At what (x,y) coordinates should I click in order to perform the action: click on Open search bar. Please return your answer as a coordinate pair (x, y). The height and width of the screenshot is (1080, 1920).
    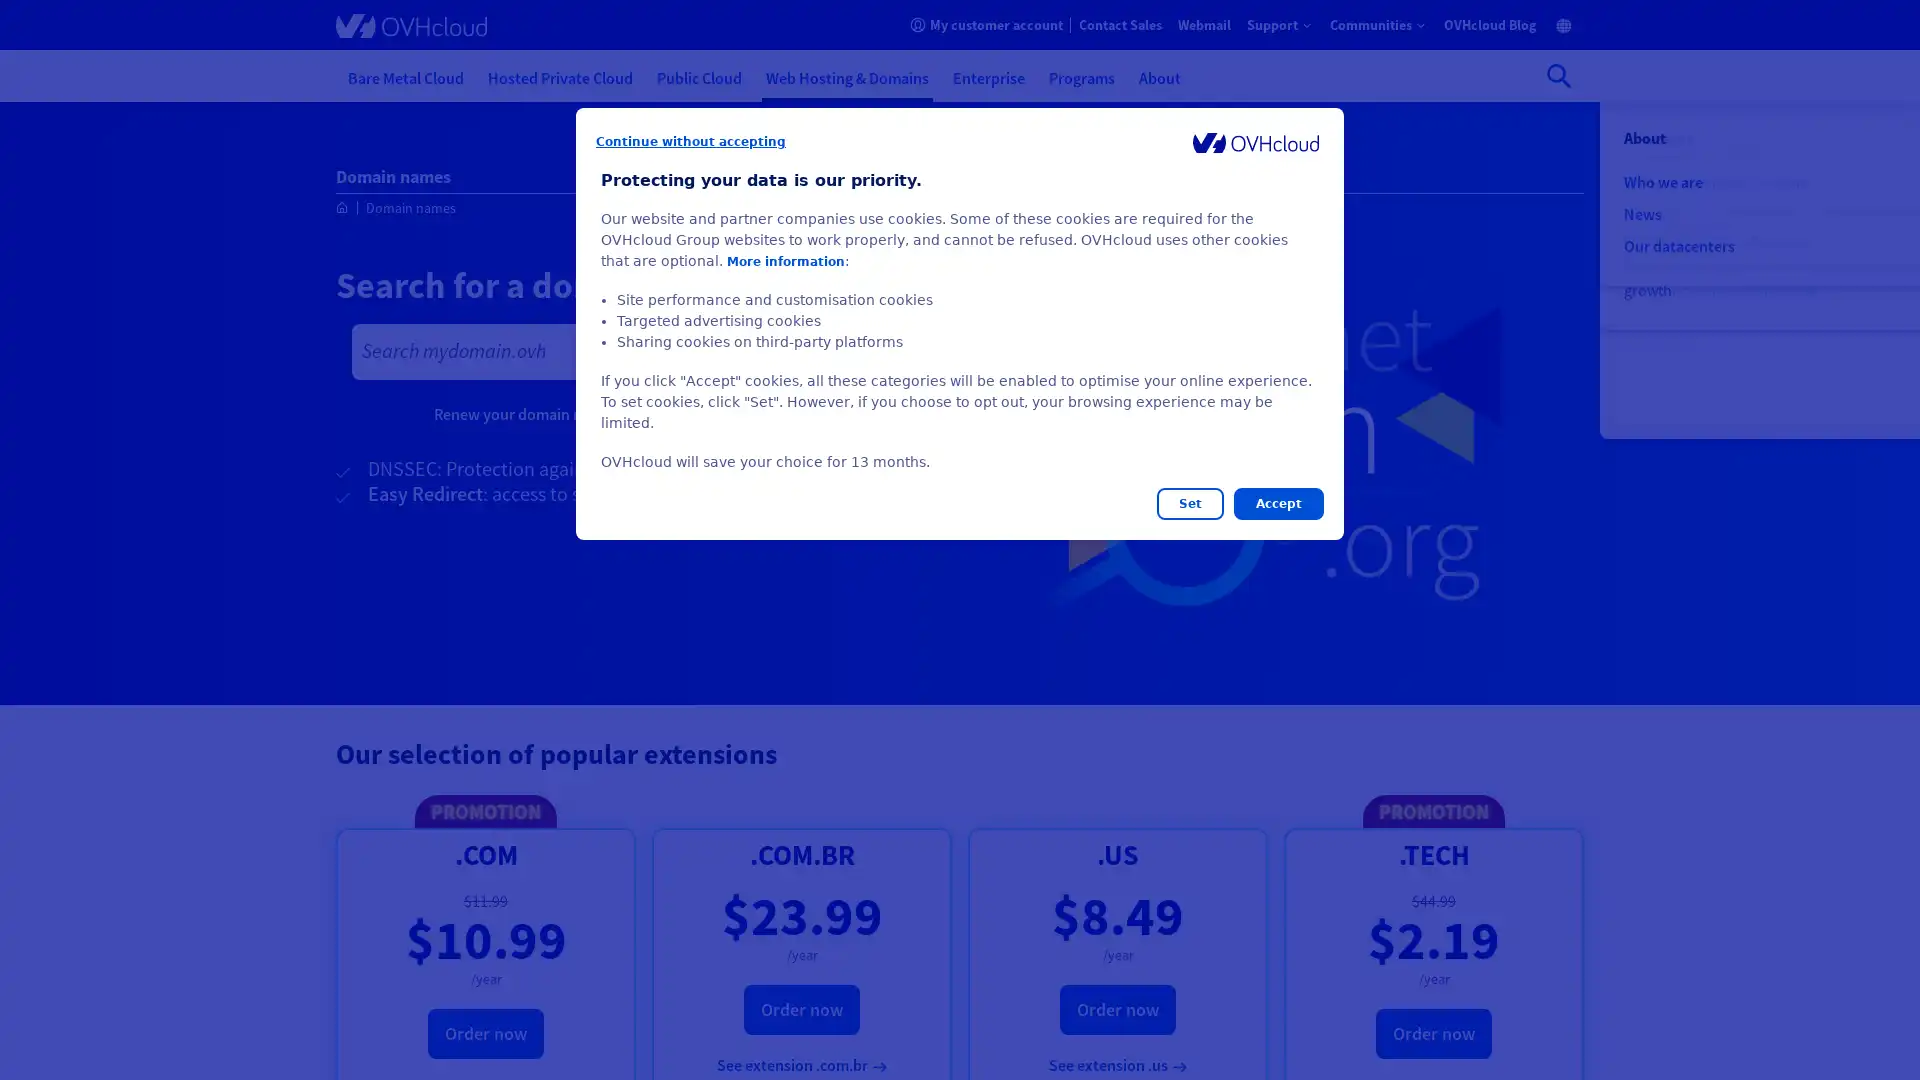
    Looking at the image, I should click on (1558, 75).